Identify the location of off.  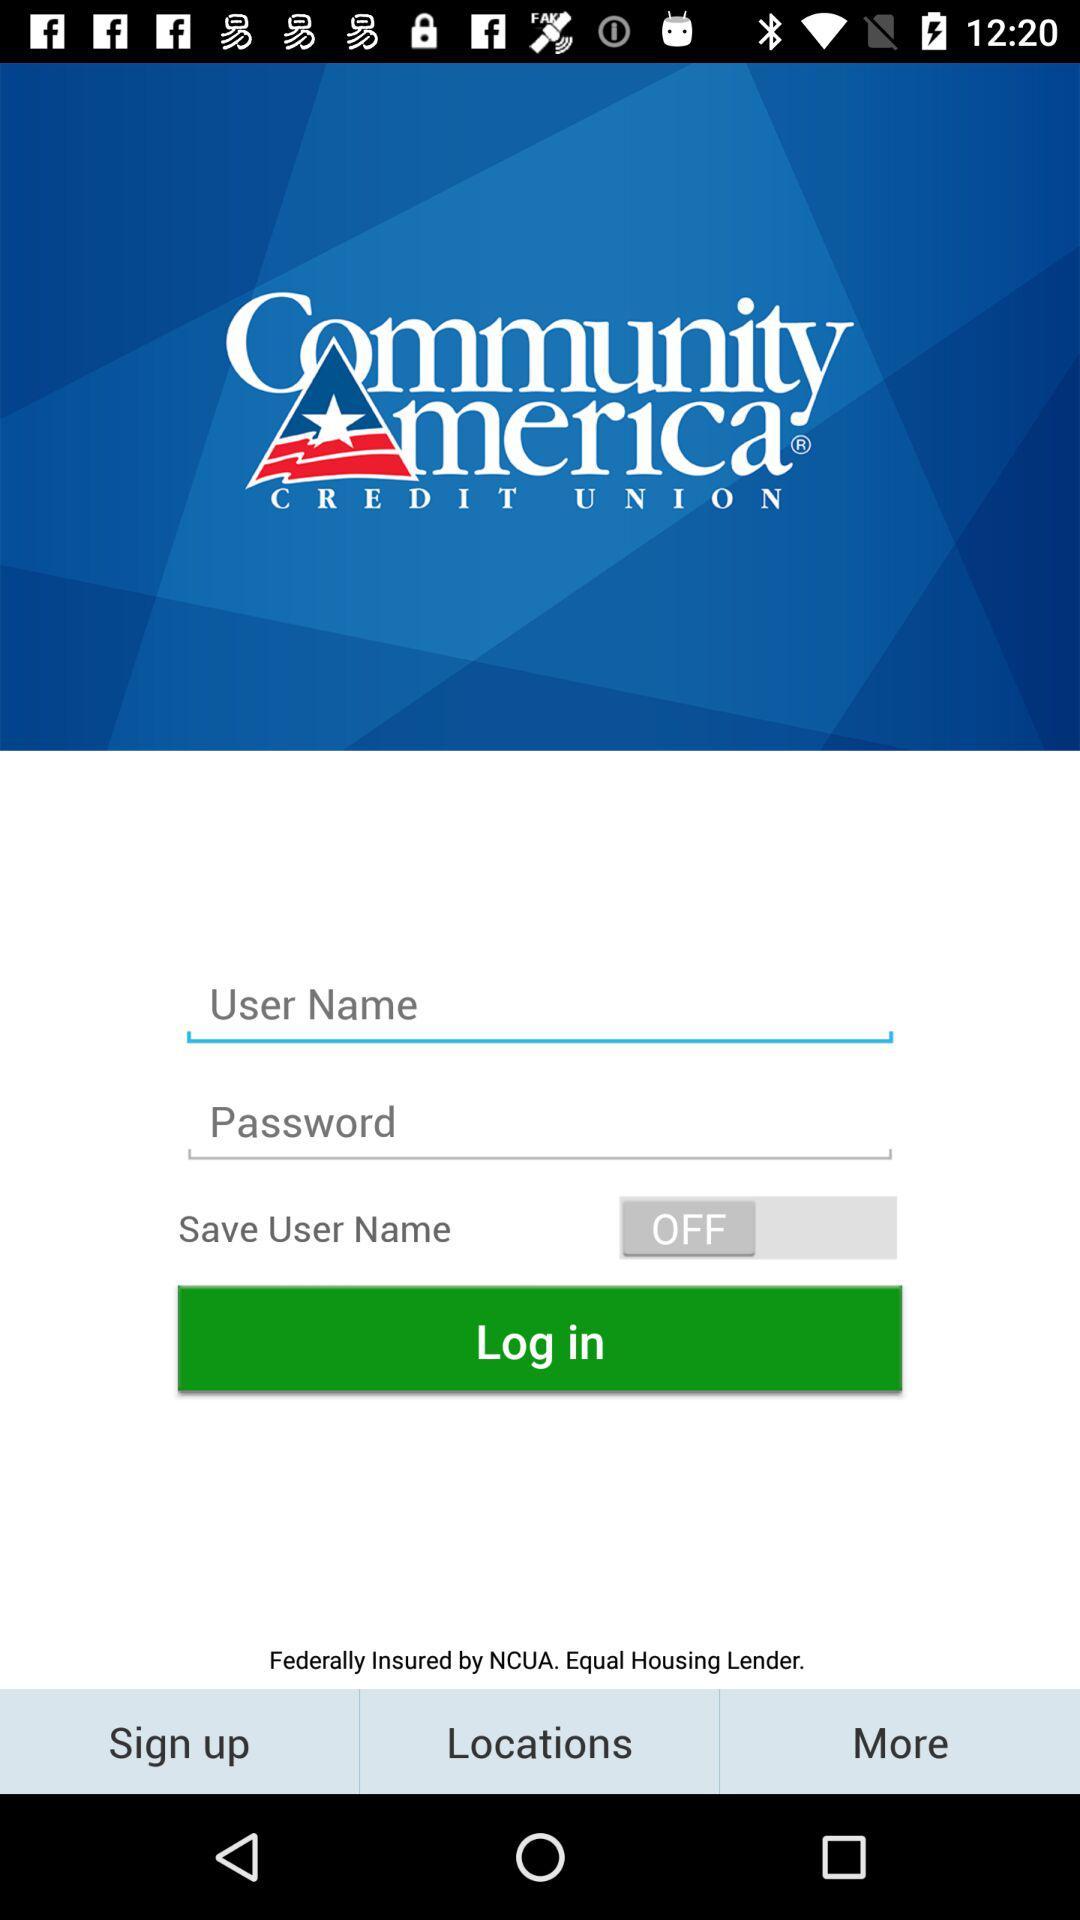
(758, 1227).